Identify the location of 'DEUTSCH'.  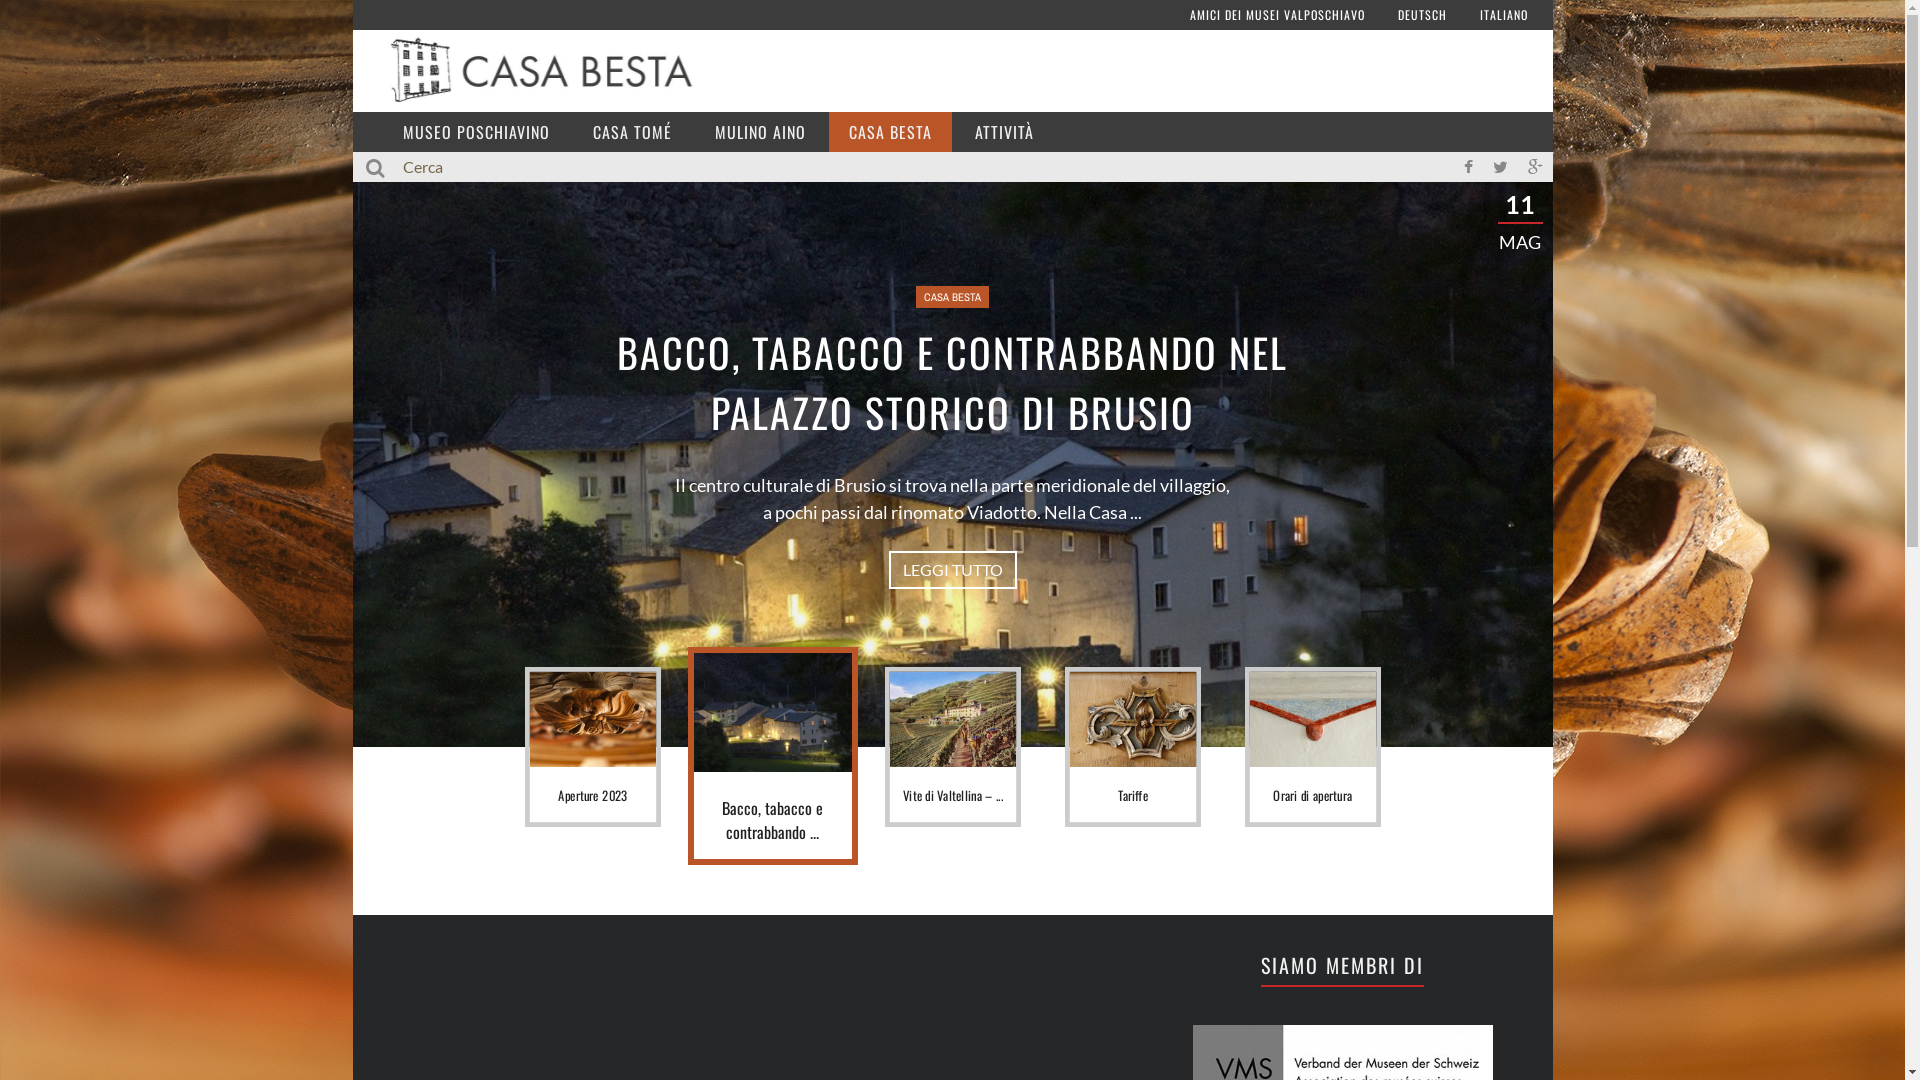
(1421, 15).